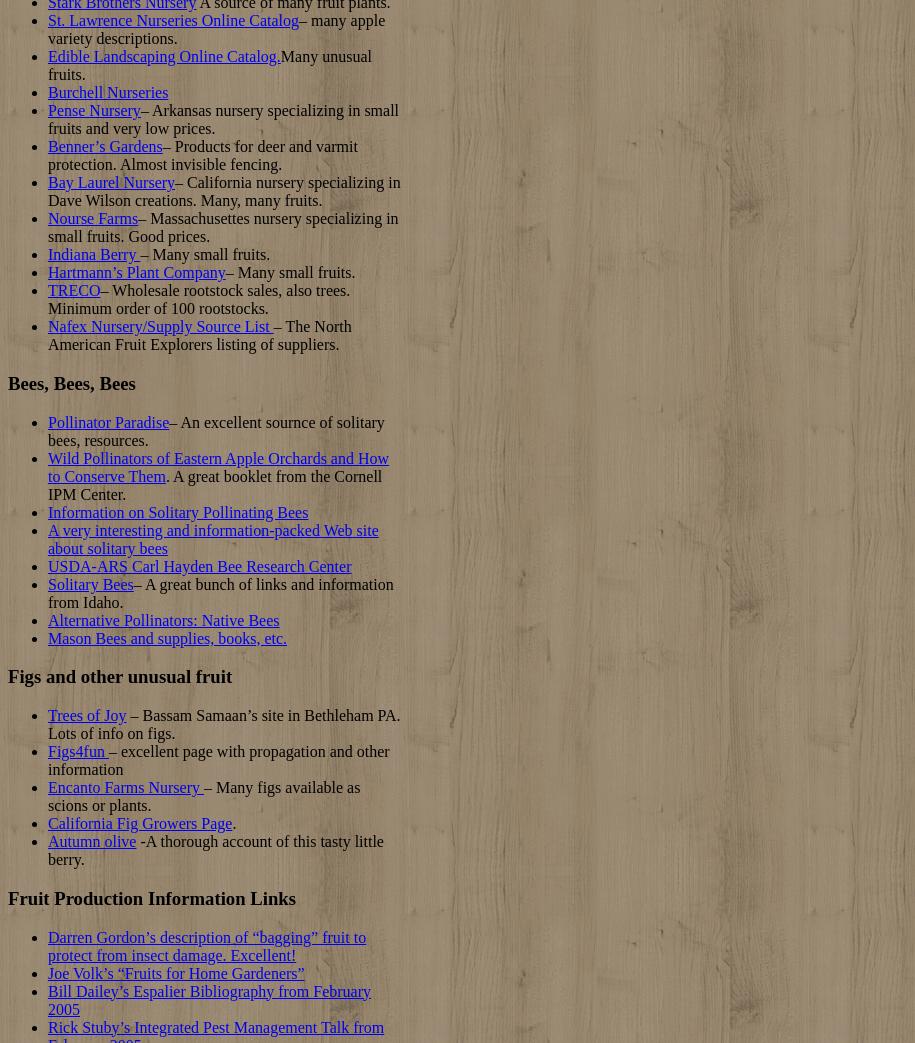  What do you see at coordinates (48, 999) in the screenshot?
I see `'Bill Dailey’s Espalier Bibliography from February 2005'` at bounding box center [48, 999].